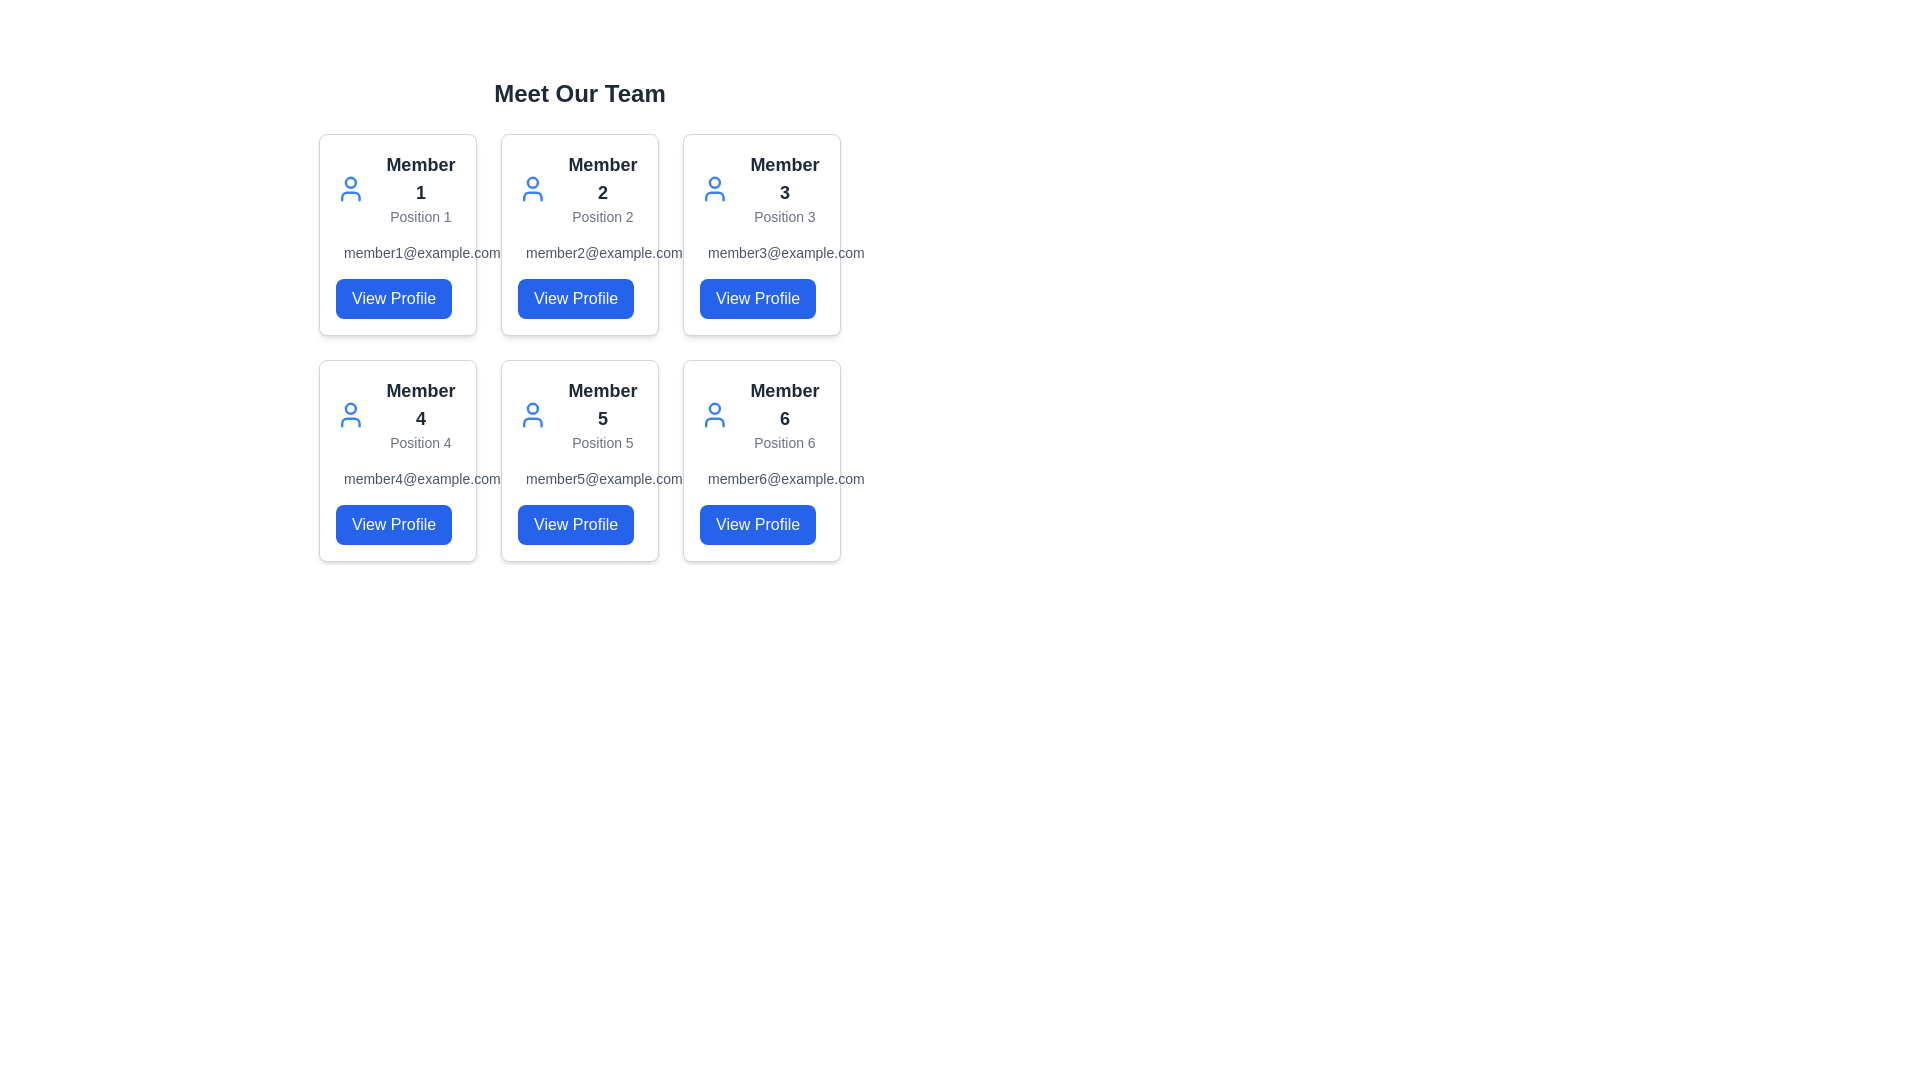  I want to click on the user figure icon styled in blue, located on the left side of the card layout for 'Member 5', positioned above the 'View Profile' button, so click(532, 414).